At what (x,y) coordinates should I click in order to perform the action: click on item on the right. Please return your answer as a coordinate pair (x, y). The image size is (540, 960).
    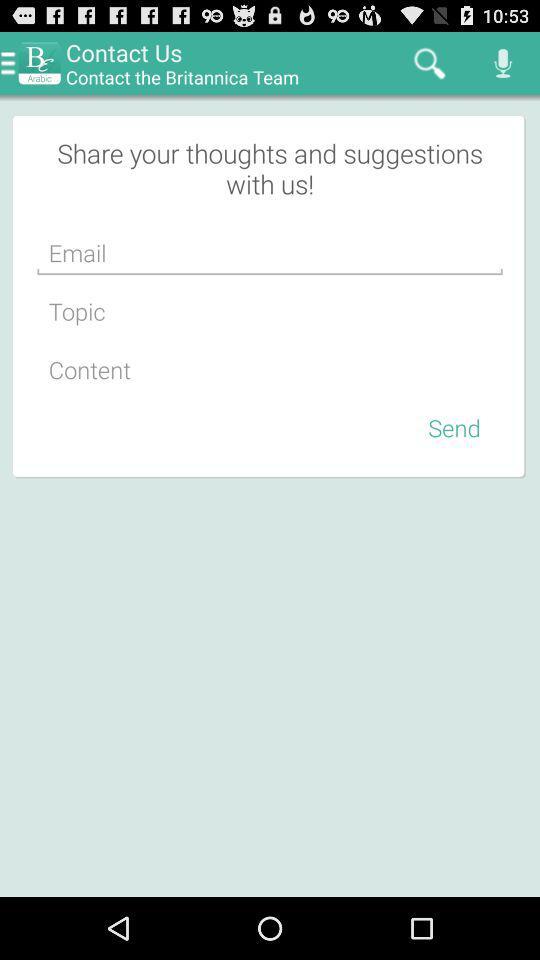
    Looking at the image, I should click on (454, 427).